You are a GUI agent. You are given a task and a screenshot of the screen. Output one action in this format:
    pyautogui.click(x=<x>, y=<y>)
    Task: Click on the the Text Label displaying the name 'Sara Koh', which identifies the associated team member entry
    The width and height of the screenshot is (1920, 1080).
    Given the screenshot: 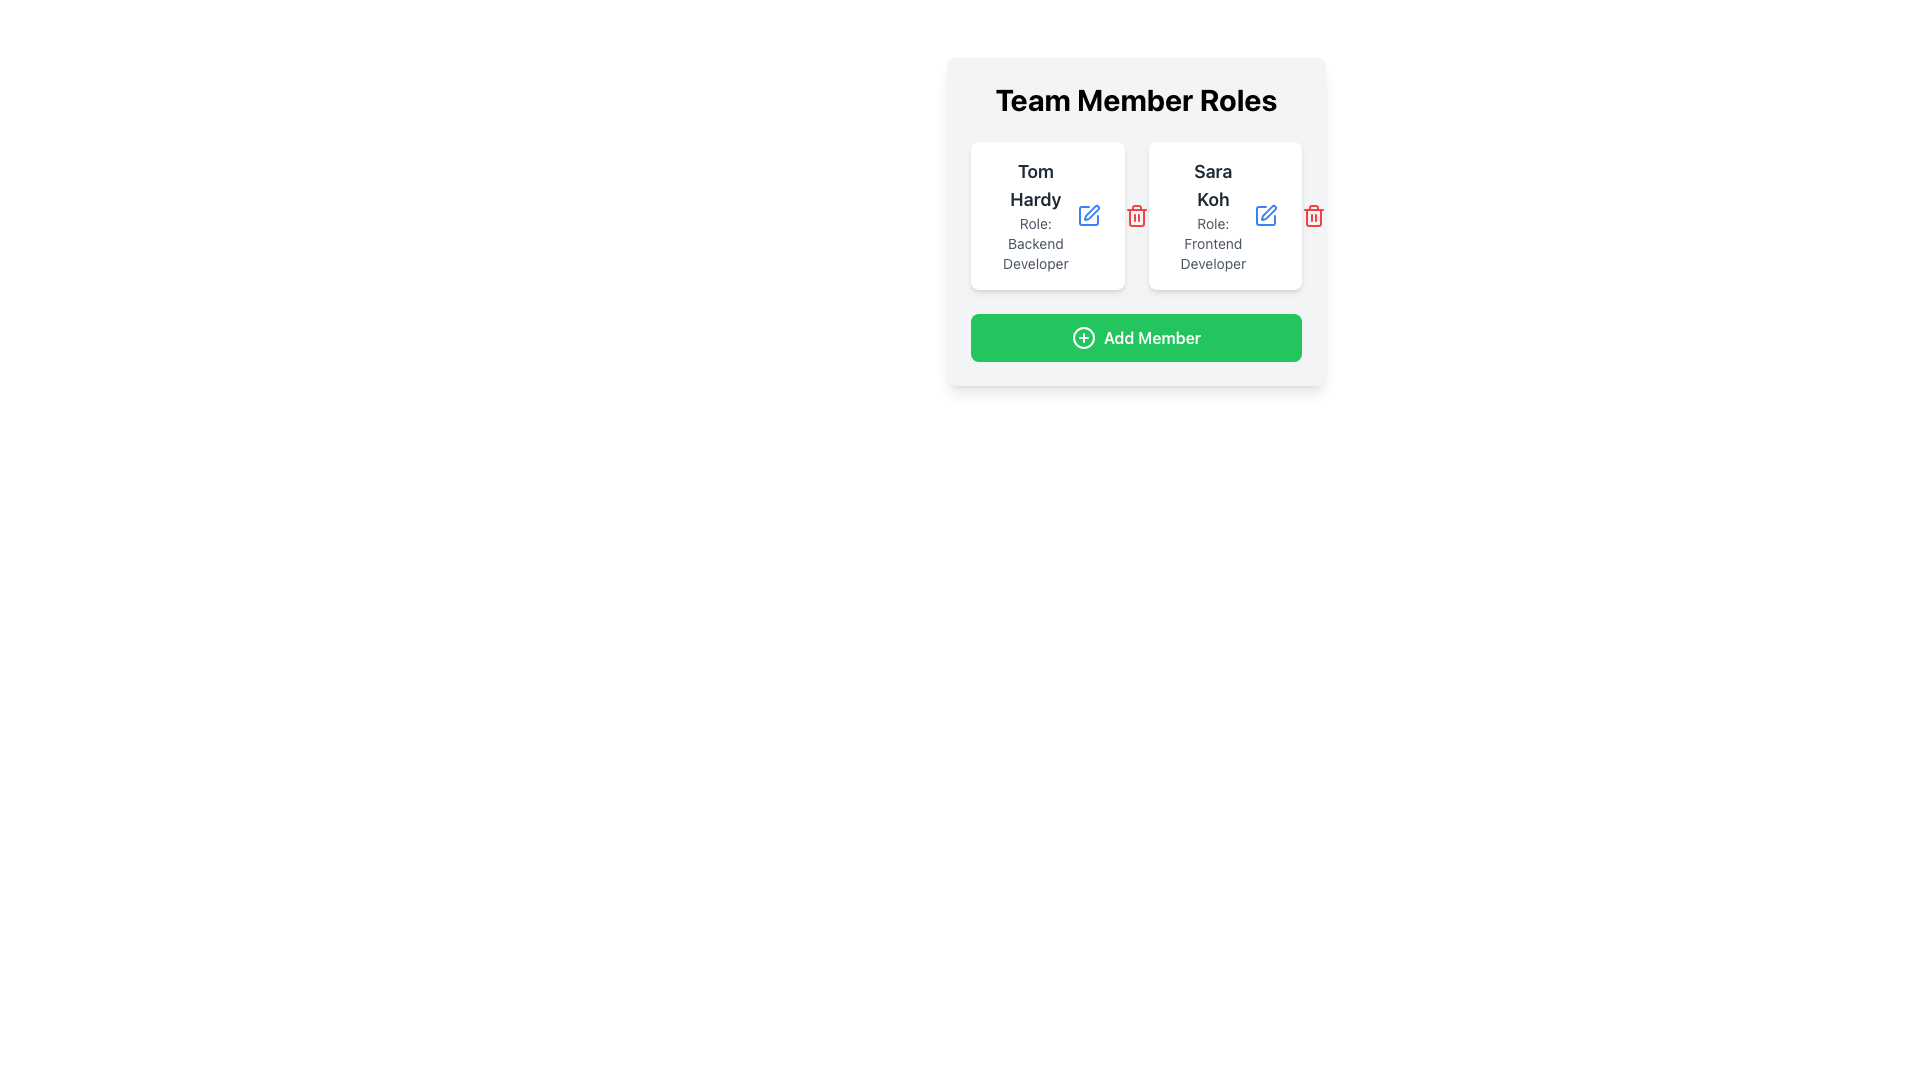 What is the action you would take?
    pyautogui.click(x=1212, y=185)
    